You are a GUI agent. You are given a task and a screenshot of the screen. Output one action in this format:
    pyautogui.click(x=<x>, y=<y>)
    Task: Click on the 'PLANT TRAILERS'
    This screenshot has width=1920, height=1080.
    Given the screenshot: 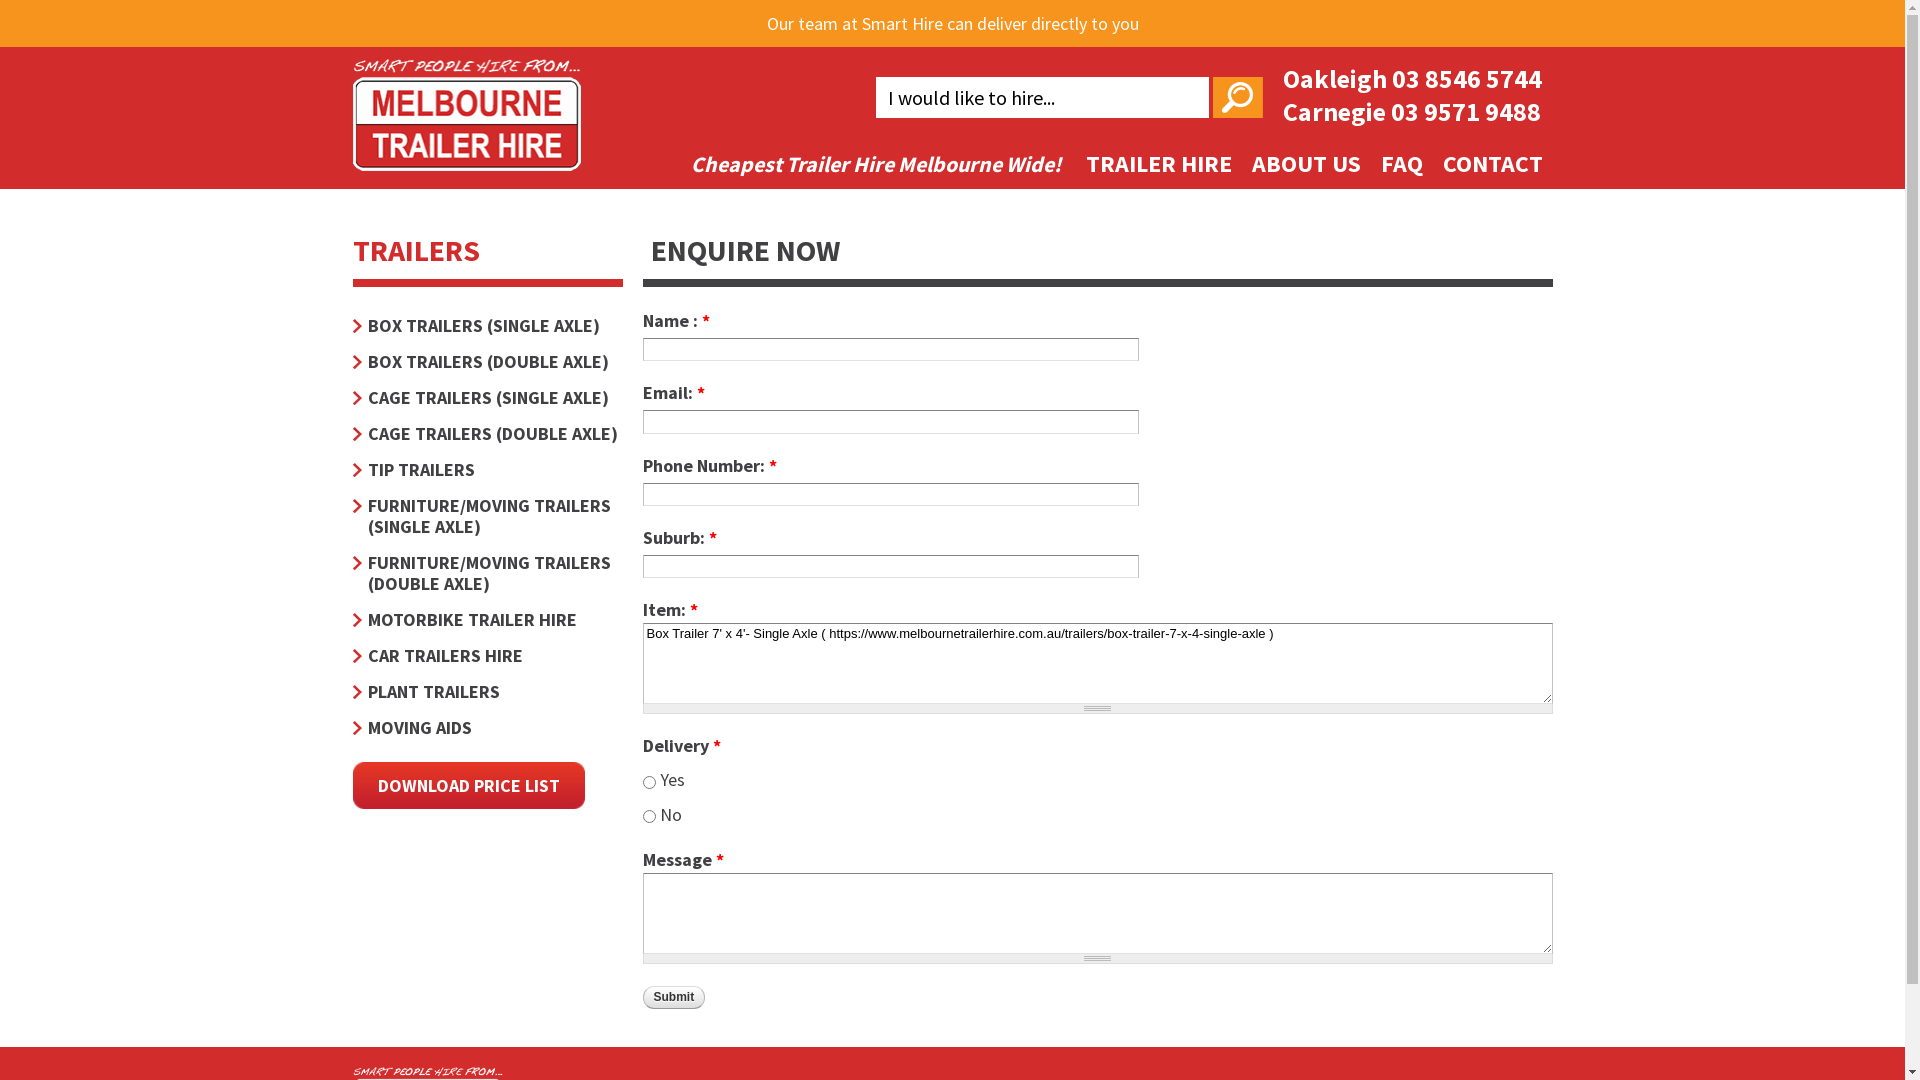 What is the action you would take?
    pyautogui.click(x=486, y=690)
    